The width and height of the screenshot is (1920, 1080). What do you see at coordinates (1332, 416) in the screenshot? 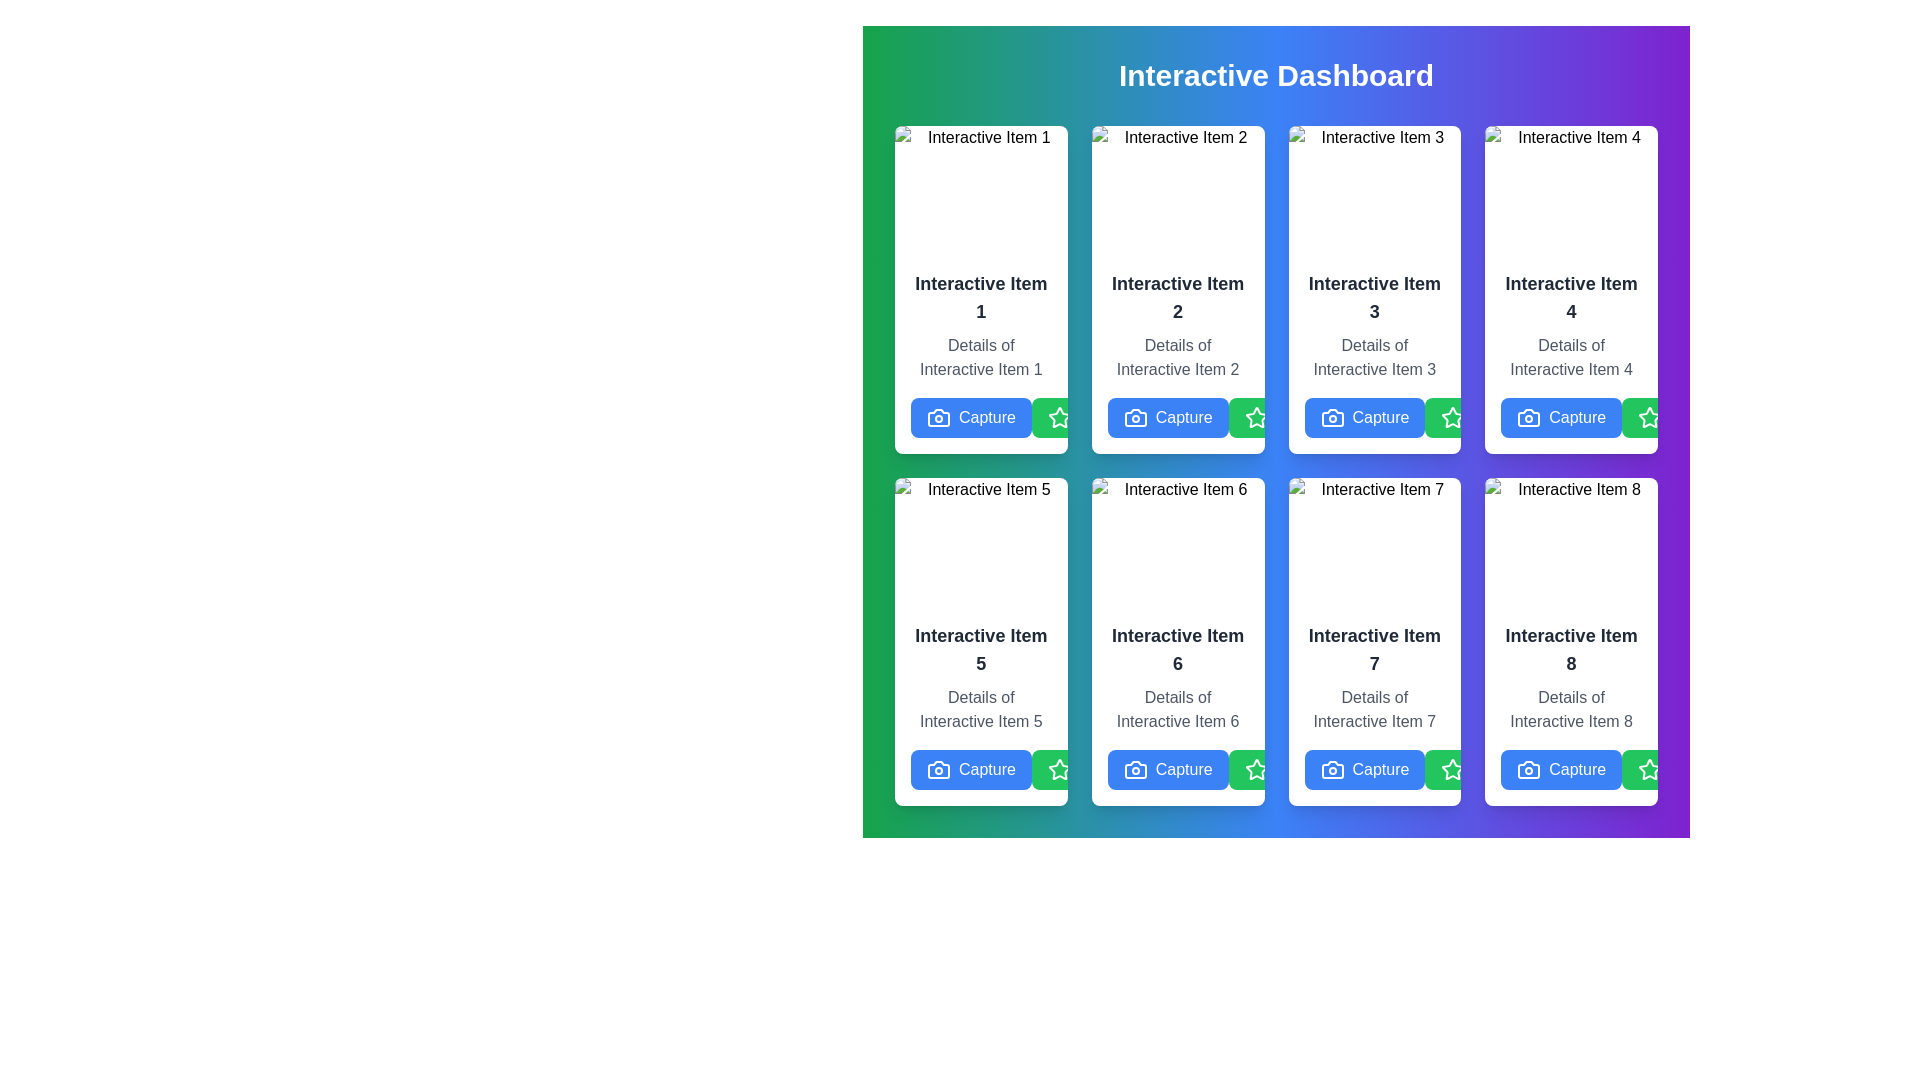
I see `the camera icon located within the 'Capture' button in the third card of the grid layout, which features a rectangular outline and a circular lens design` at bounding box center [1332, 416].